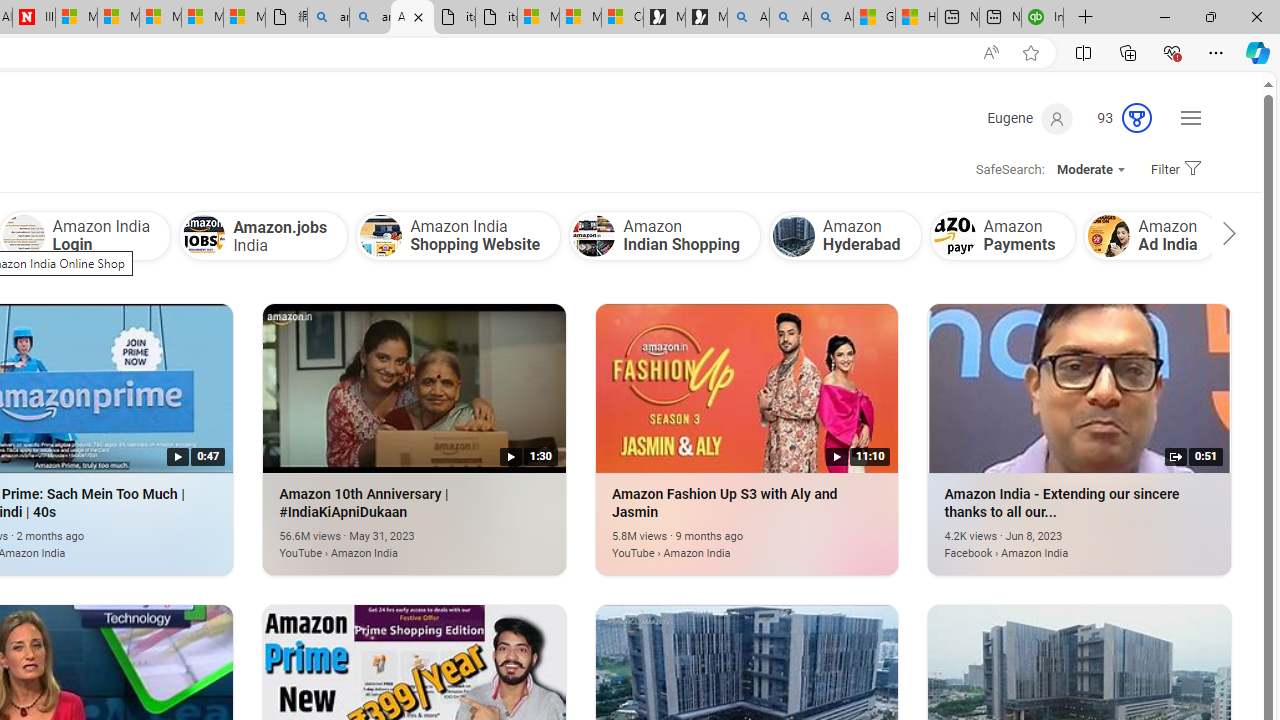 This screenshot has height=720, width=1280. Describe the element at coordinates (621, 17) in the screenshot. I see `'Consumer Health Data Privacy Policy'` at that location.